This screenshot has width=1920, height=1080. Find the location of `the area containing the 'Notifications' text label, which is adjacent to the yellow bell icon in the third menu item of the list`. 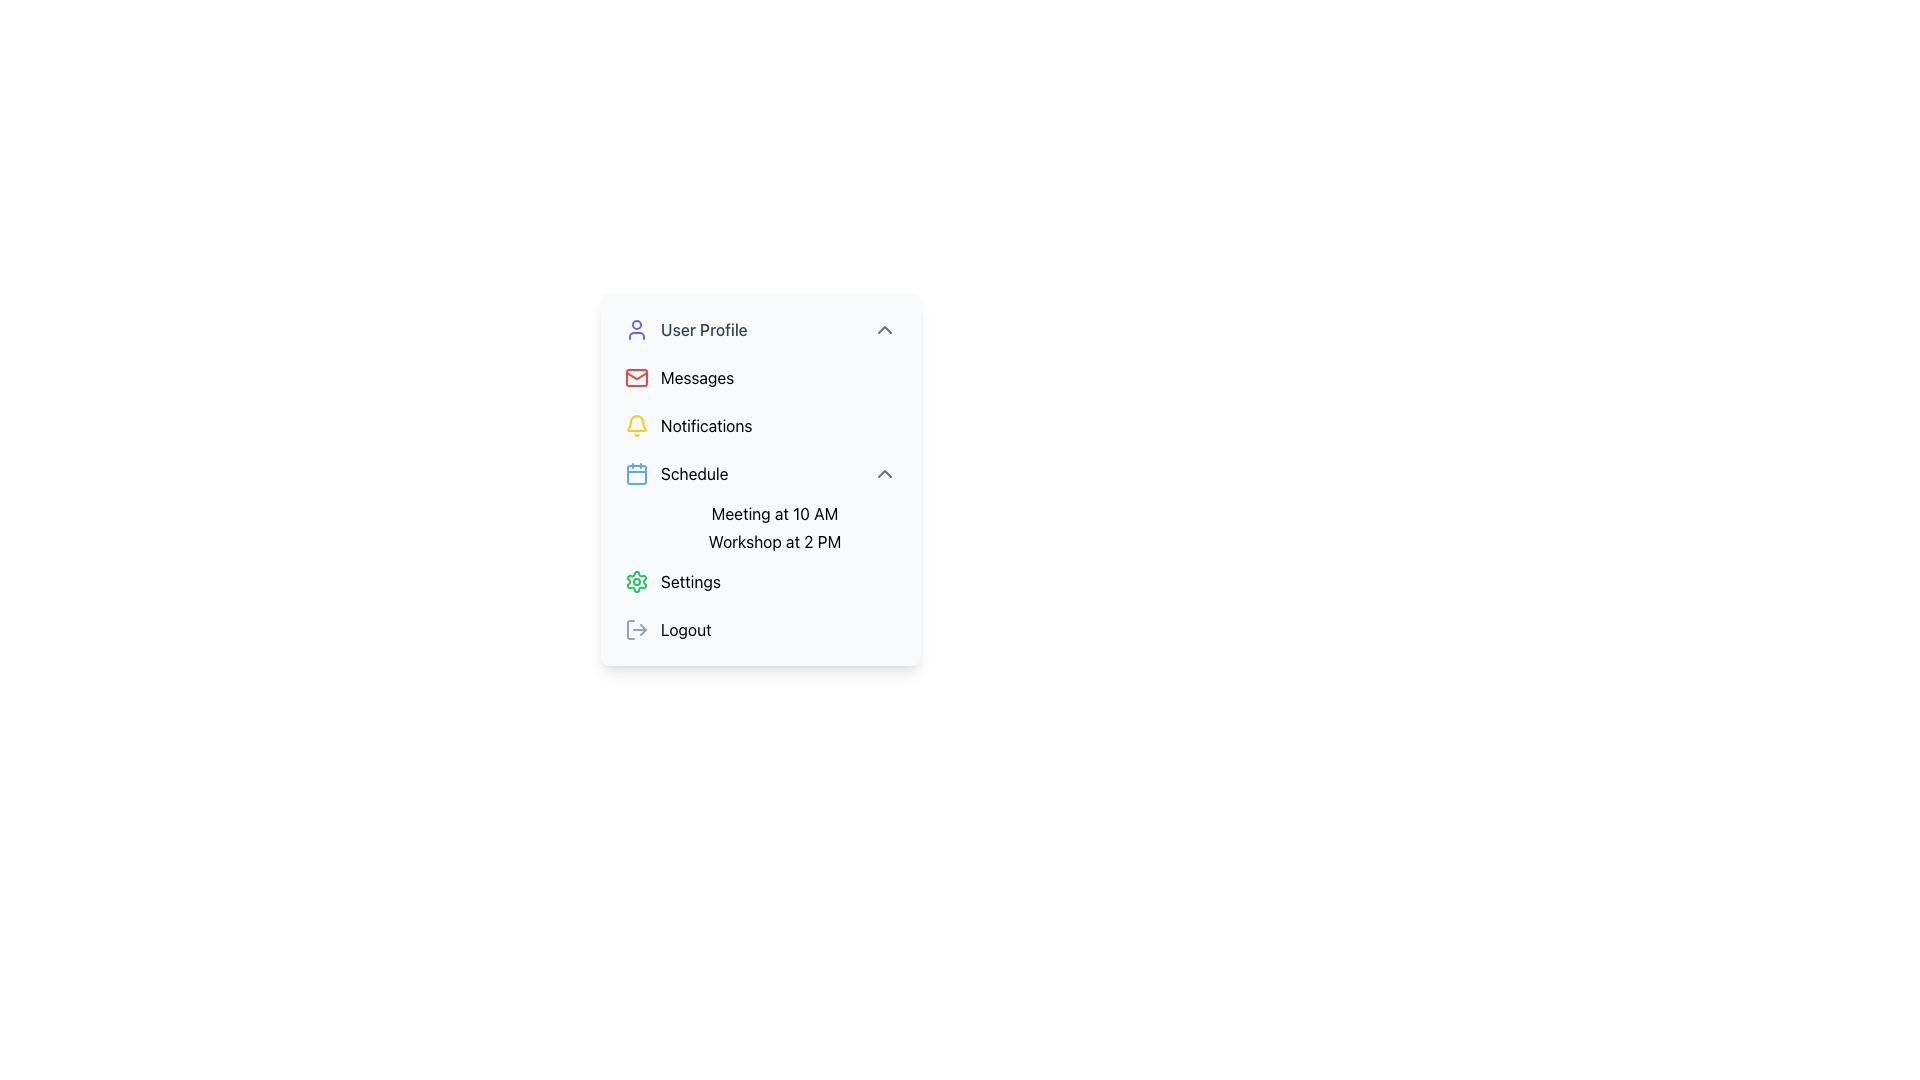

the area containing the 'Notifications' text label, which is adjacent to the yellow bell icon in the third menu item of the list is located at coordinates (706, 424).